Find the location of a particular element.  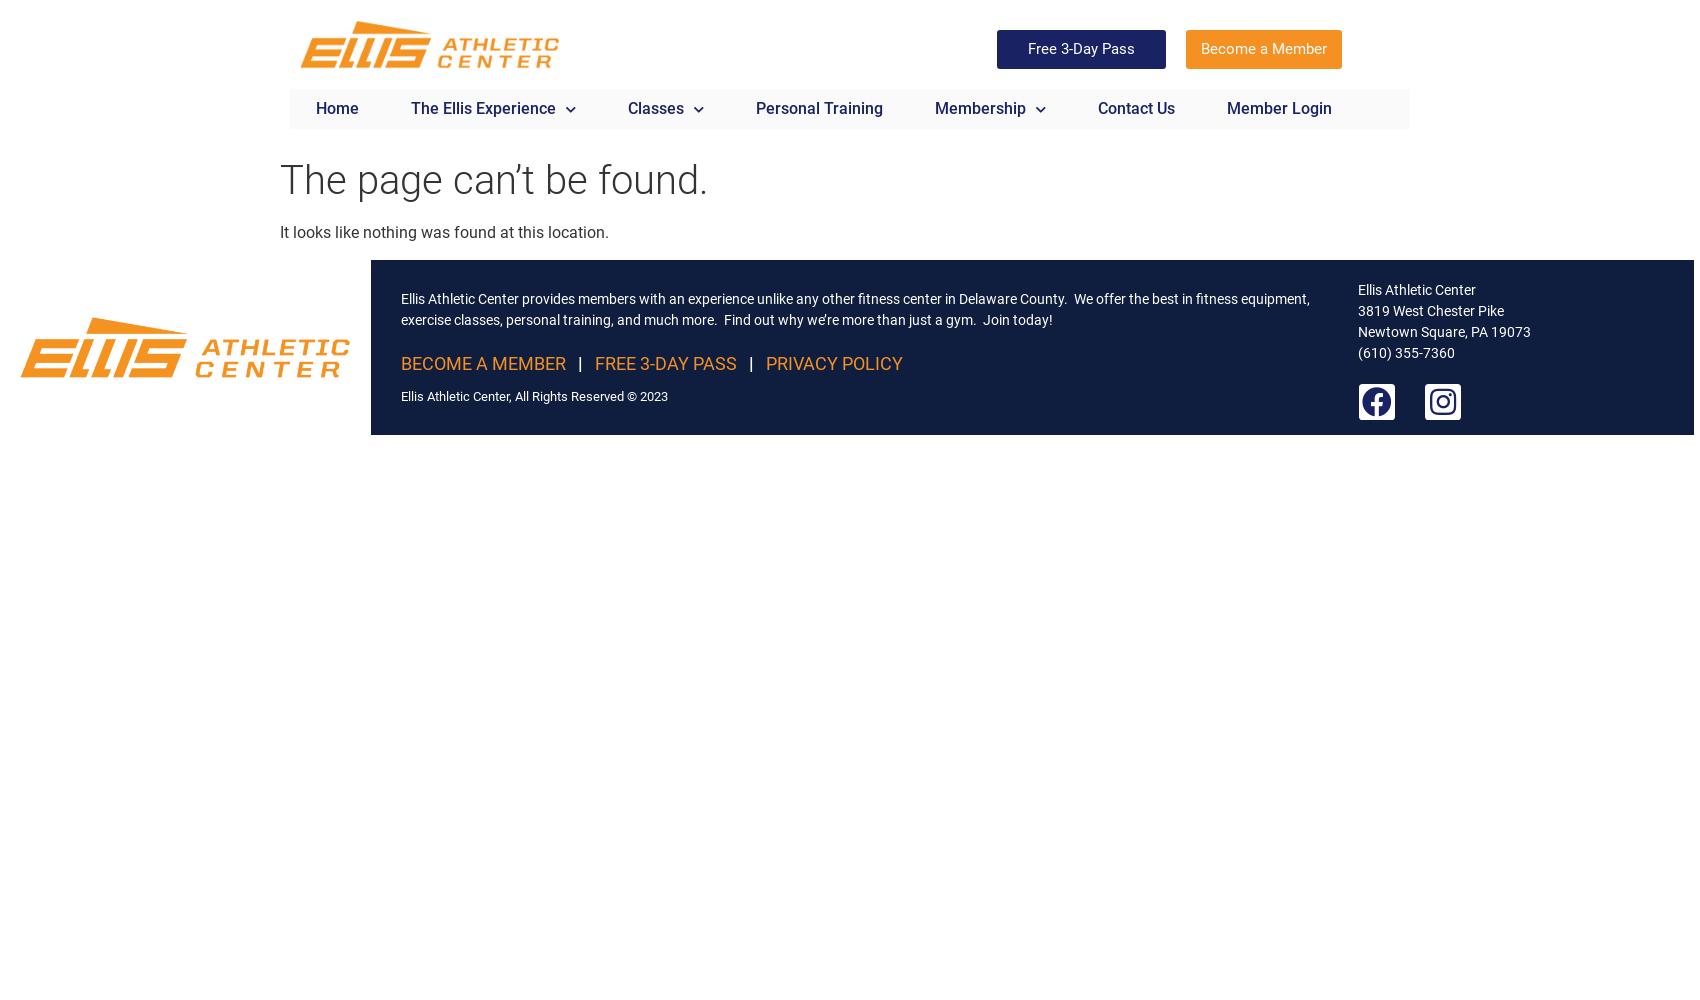

'3819 West Chester Pike' is located at coordinates (1430, 310).